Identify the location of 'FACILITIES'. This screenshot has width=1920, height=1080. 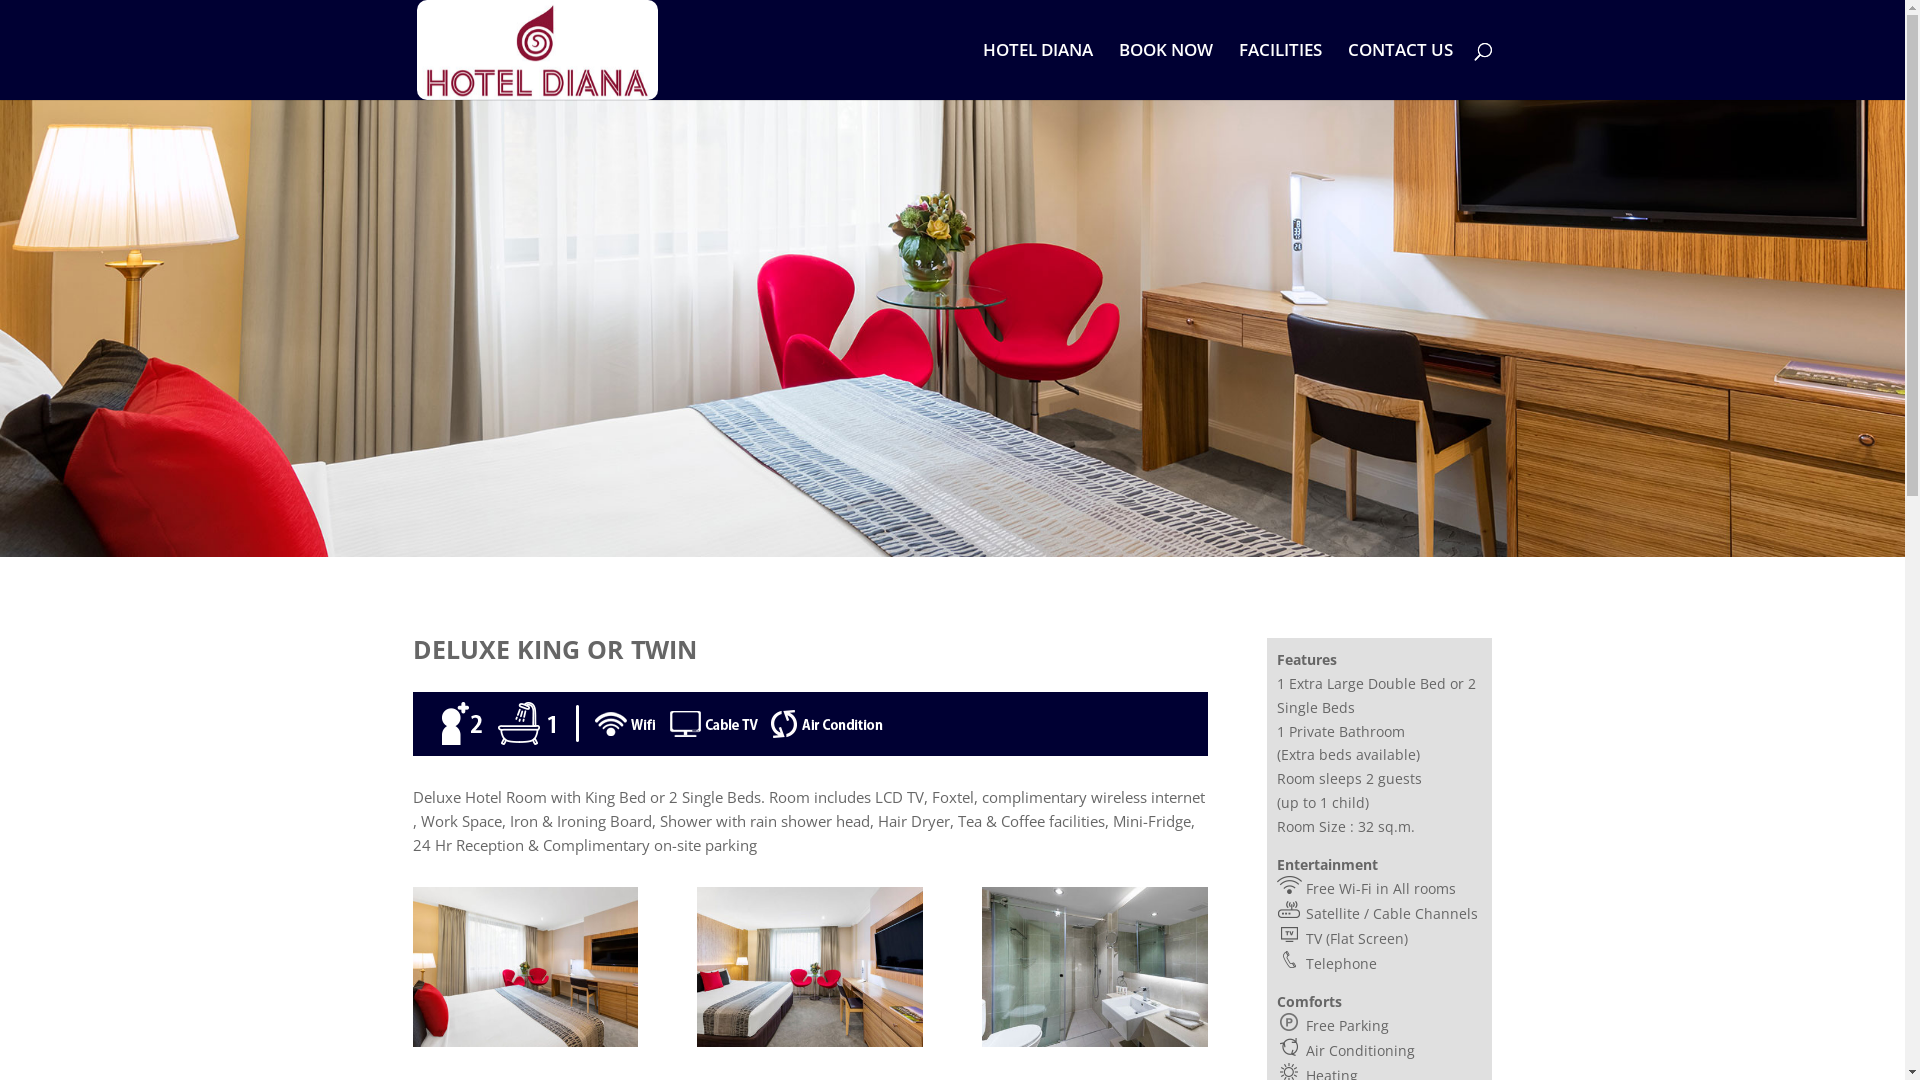
(1278, 70).